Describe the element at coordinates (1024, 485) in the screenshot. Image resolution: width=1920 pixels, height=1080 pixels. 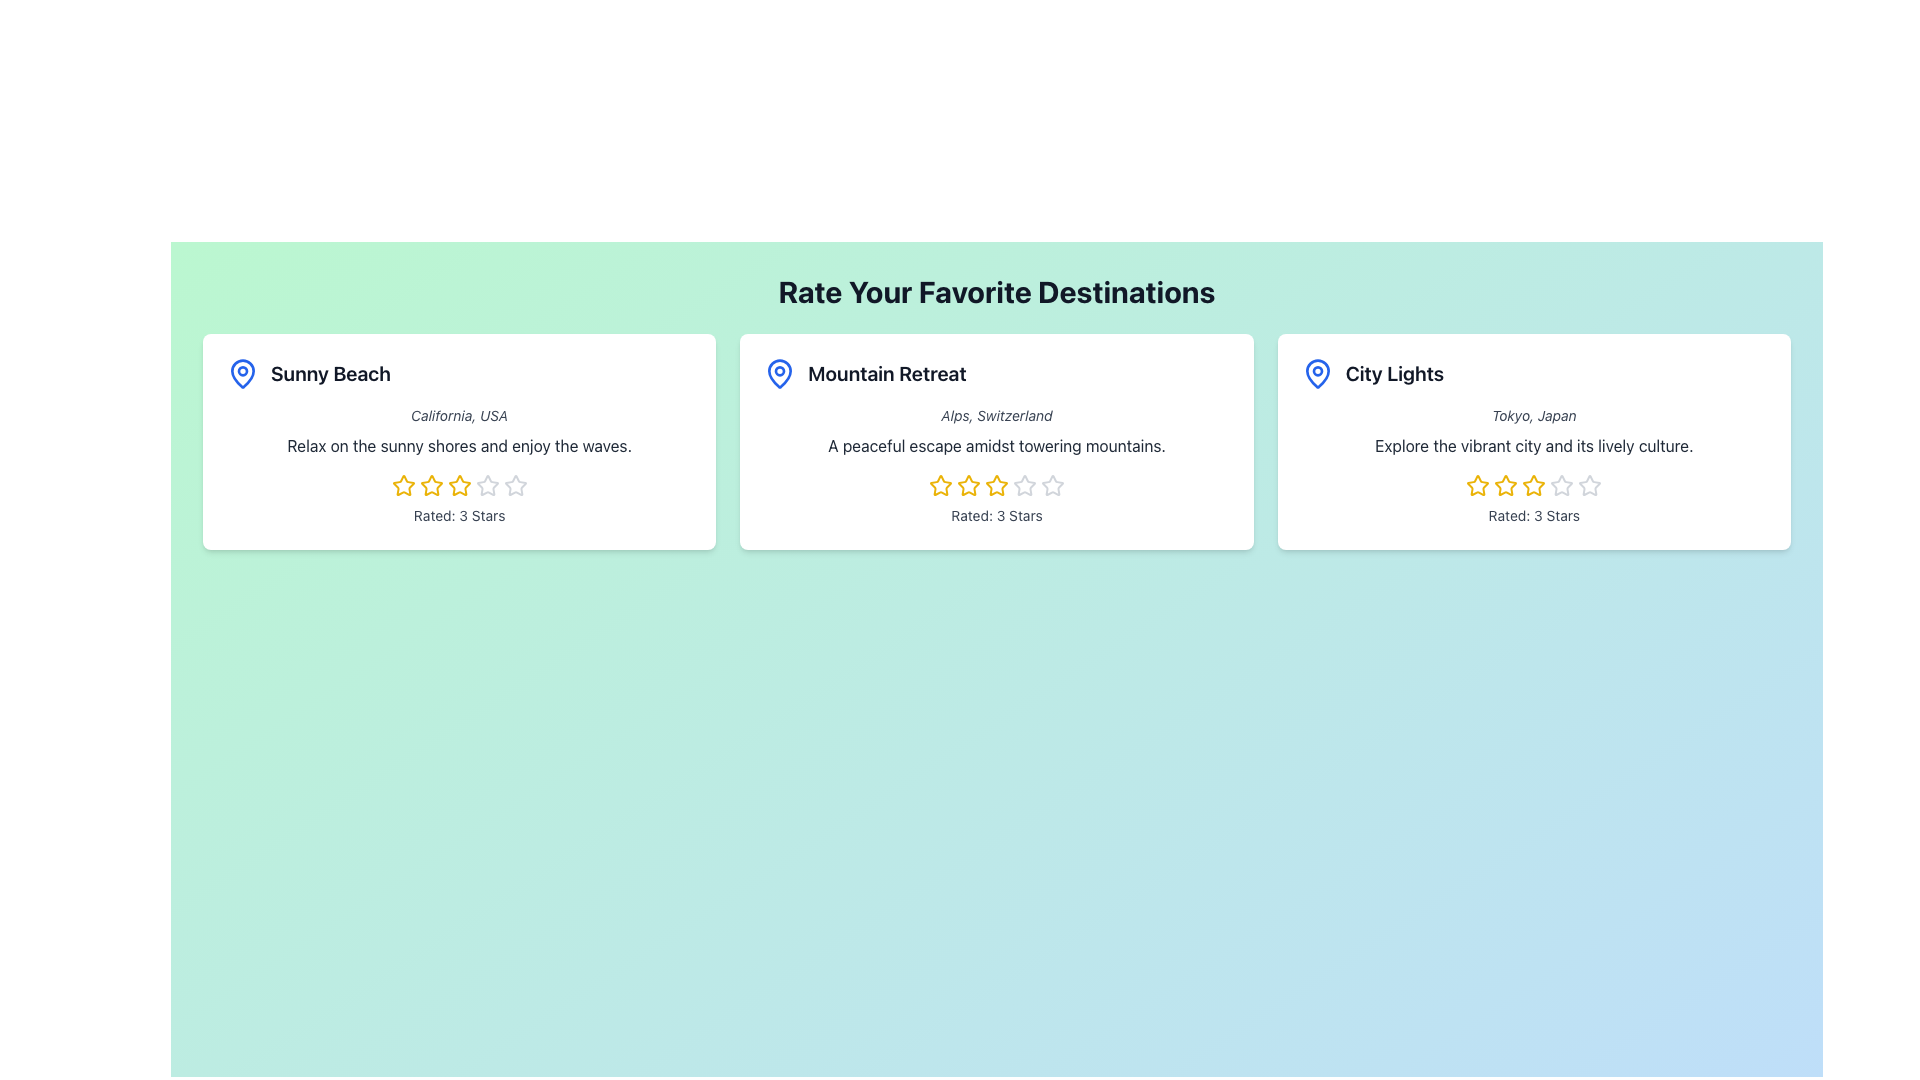
I see `the interactive star icon for a 3-star rating located under the title 'Mountain Retreat' in the third position of a group of five stars` at that location.